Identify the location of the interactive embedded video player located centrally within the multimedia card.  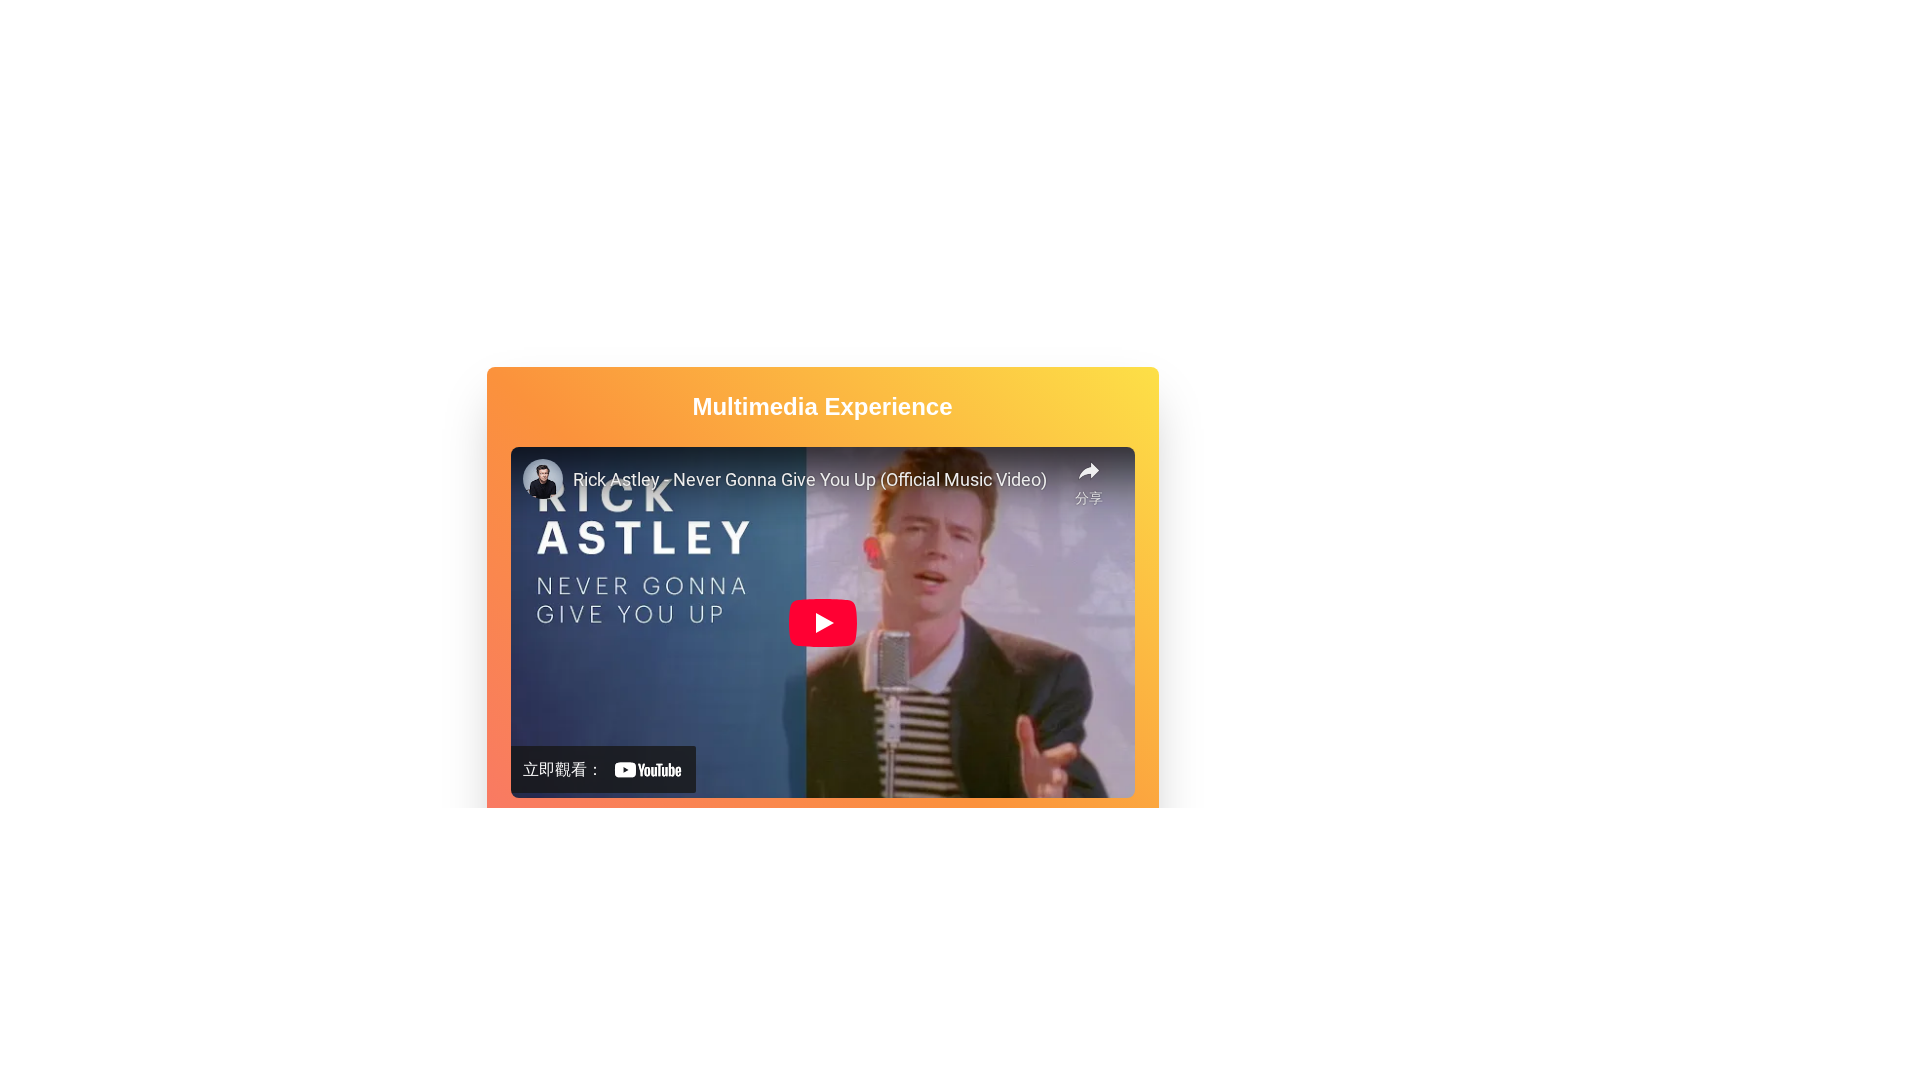
(822, 621).